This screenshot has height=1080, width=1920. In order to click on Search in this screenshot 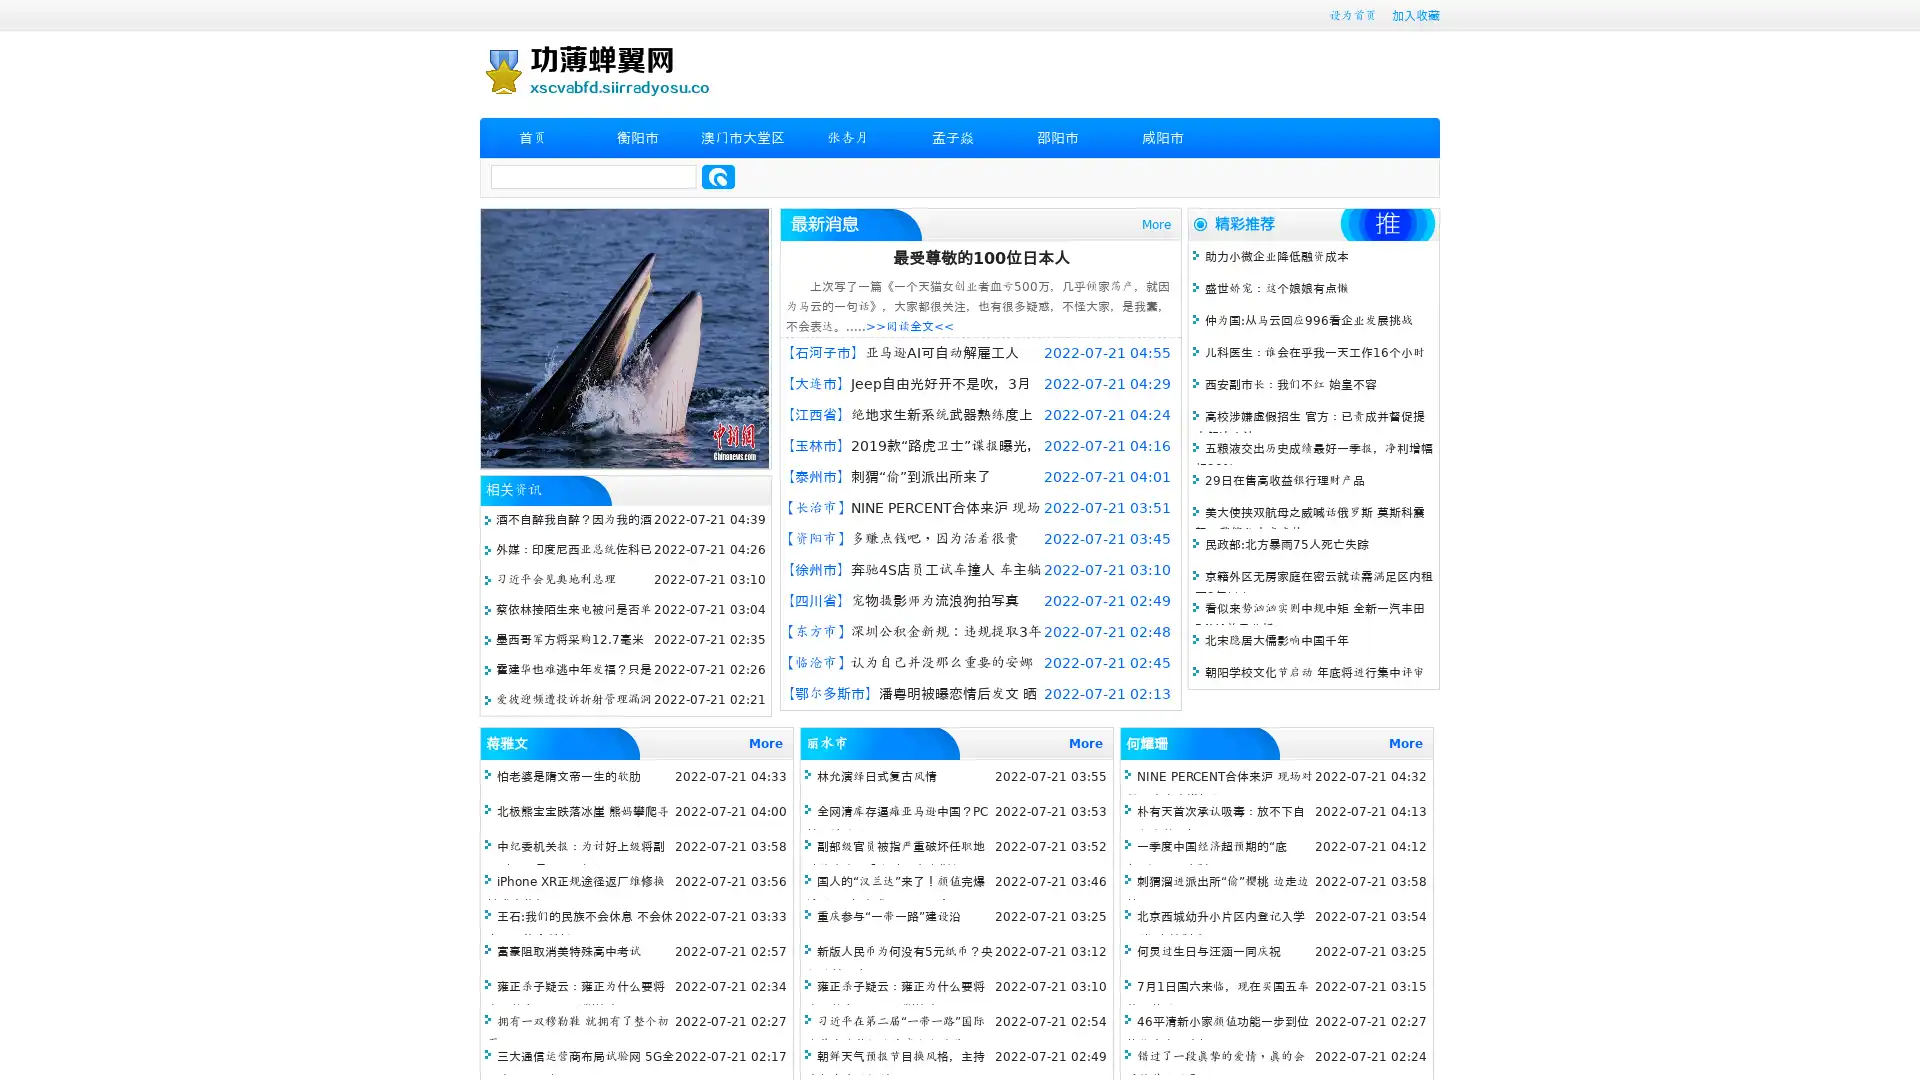, I will do `click(718, 176)`.